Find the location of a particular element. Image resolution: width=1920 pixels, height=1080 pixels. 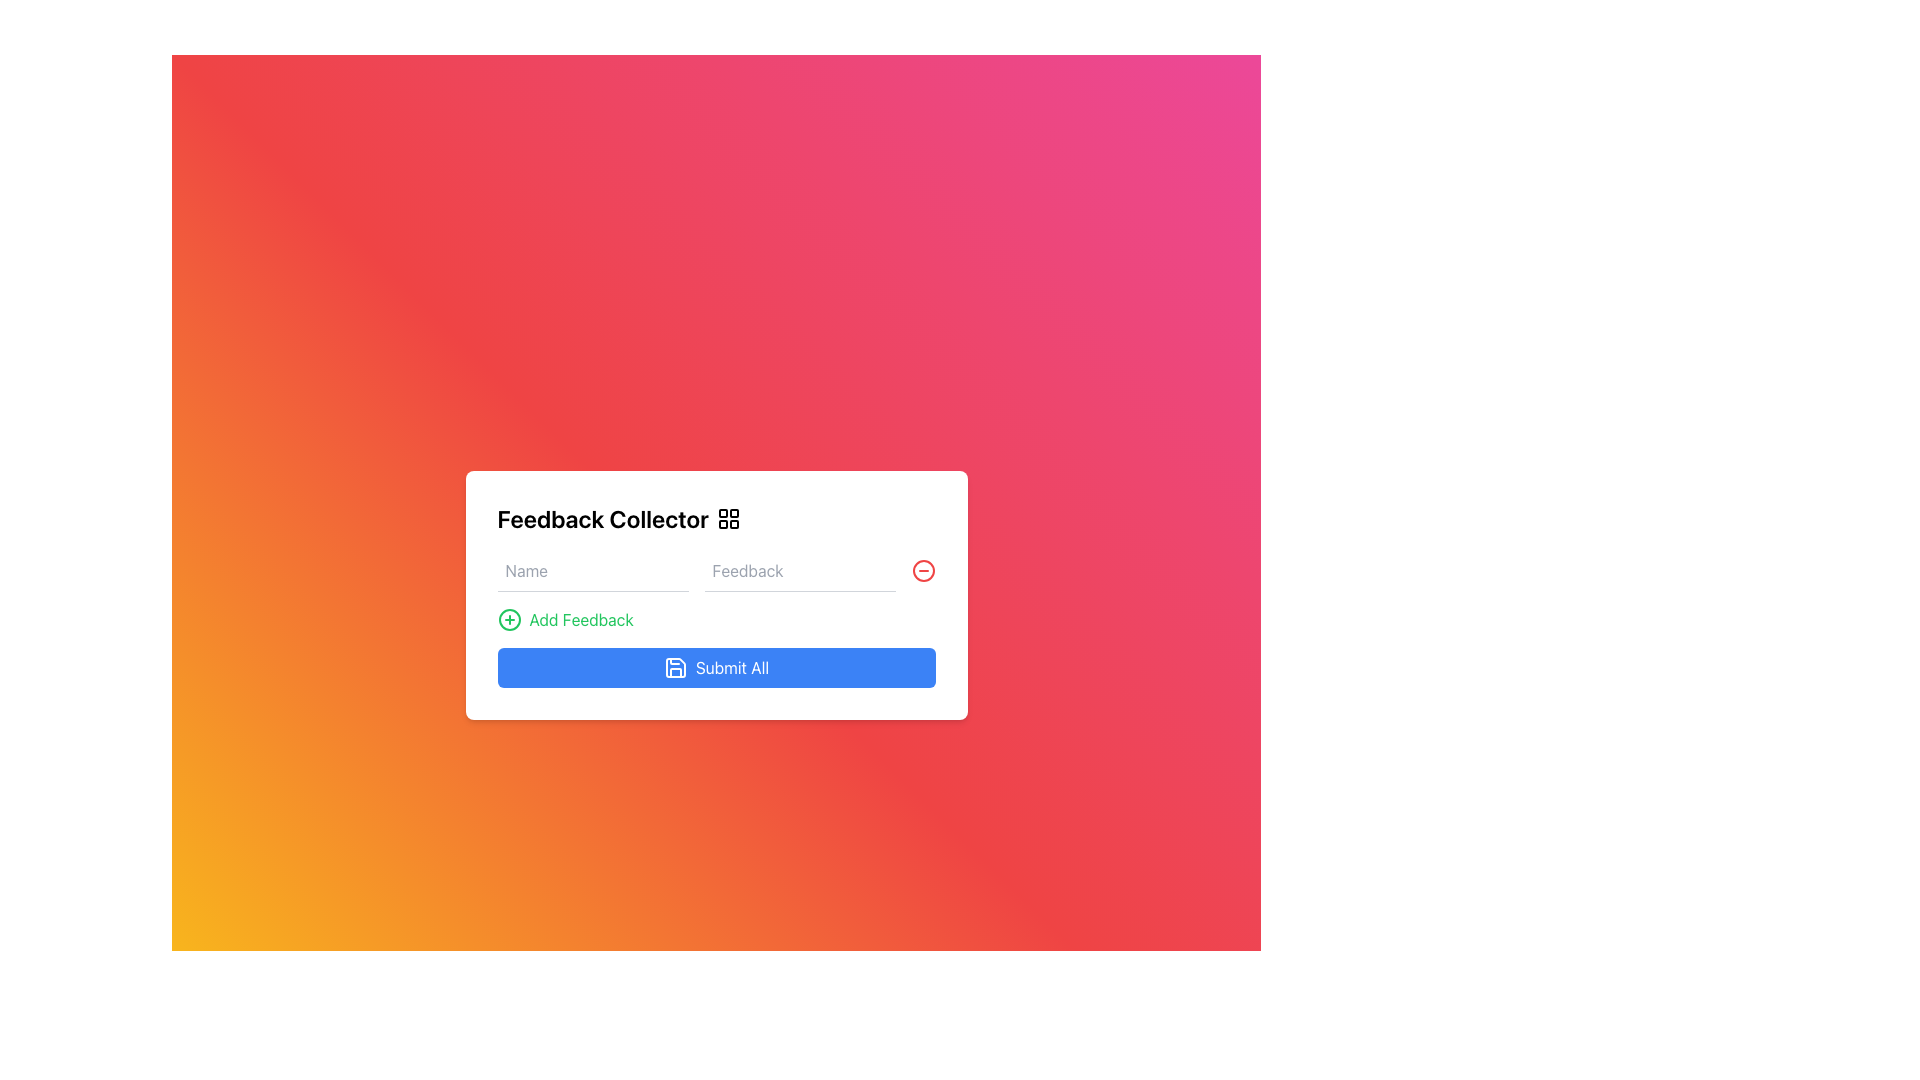

the submit button located at the bottom of the form is located at coordinates (716, 667).